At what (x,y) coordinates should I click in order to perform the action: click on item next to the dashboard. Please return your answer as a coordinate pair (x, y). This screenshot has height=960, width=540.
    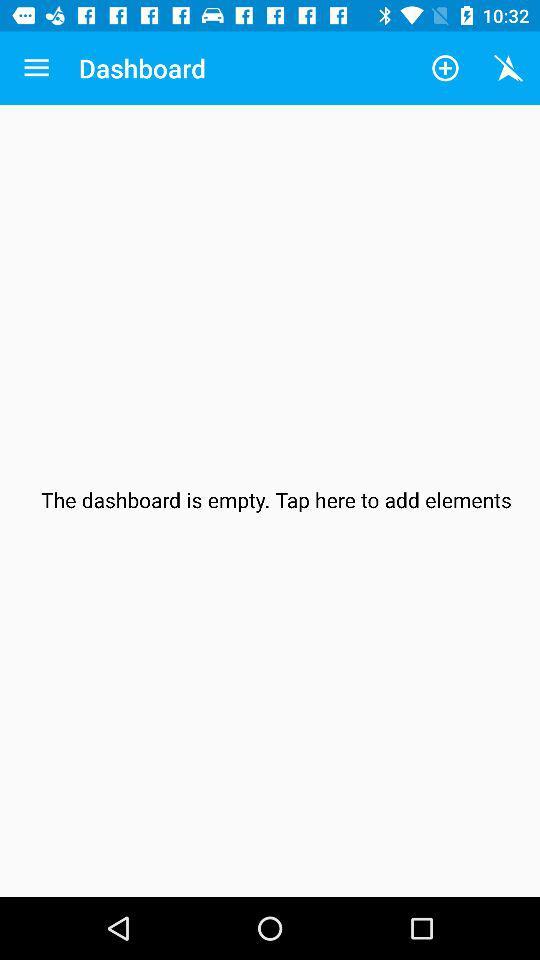
    Looking at the image, I should click on (445, 68).